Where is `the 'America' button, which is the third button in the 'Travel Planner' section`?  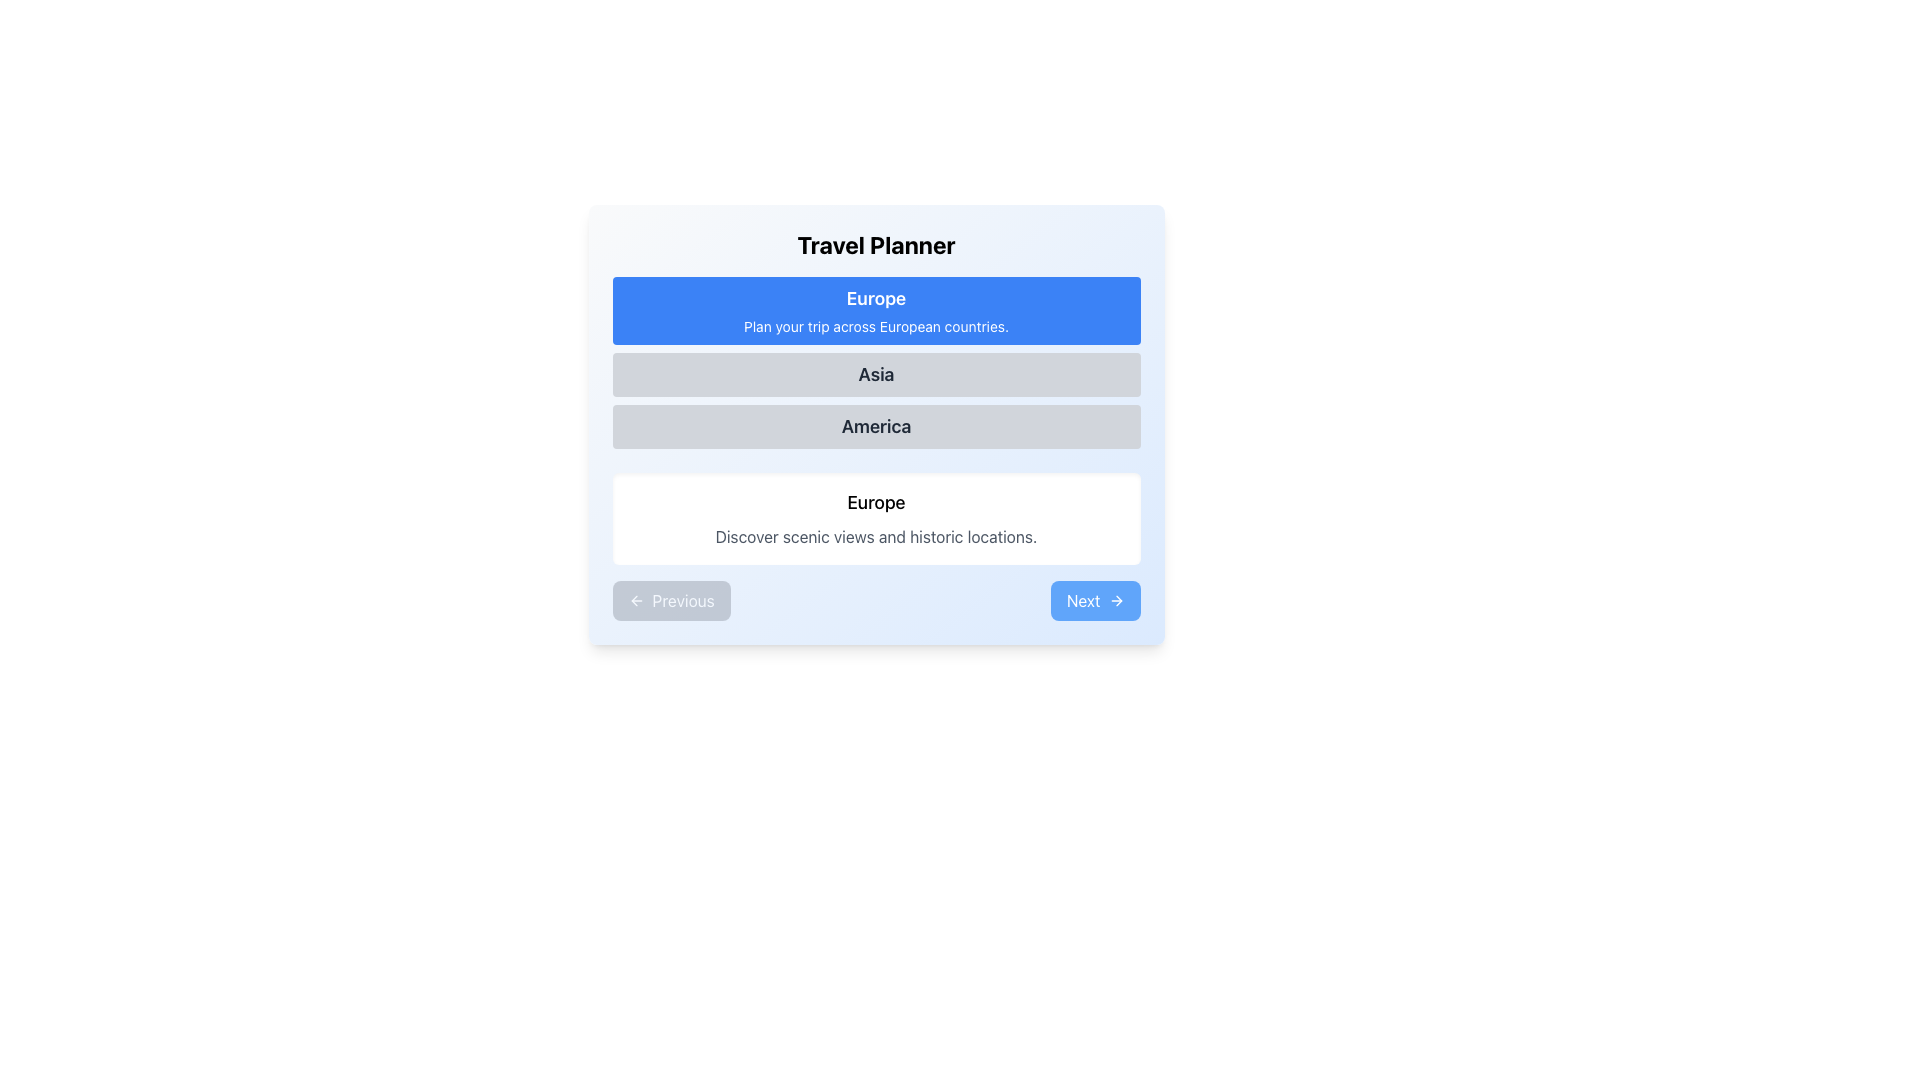 the 'America' button, which is the third button in the 'Travel Planner' section is located at coordinates (876, 426).